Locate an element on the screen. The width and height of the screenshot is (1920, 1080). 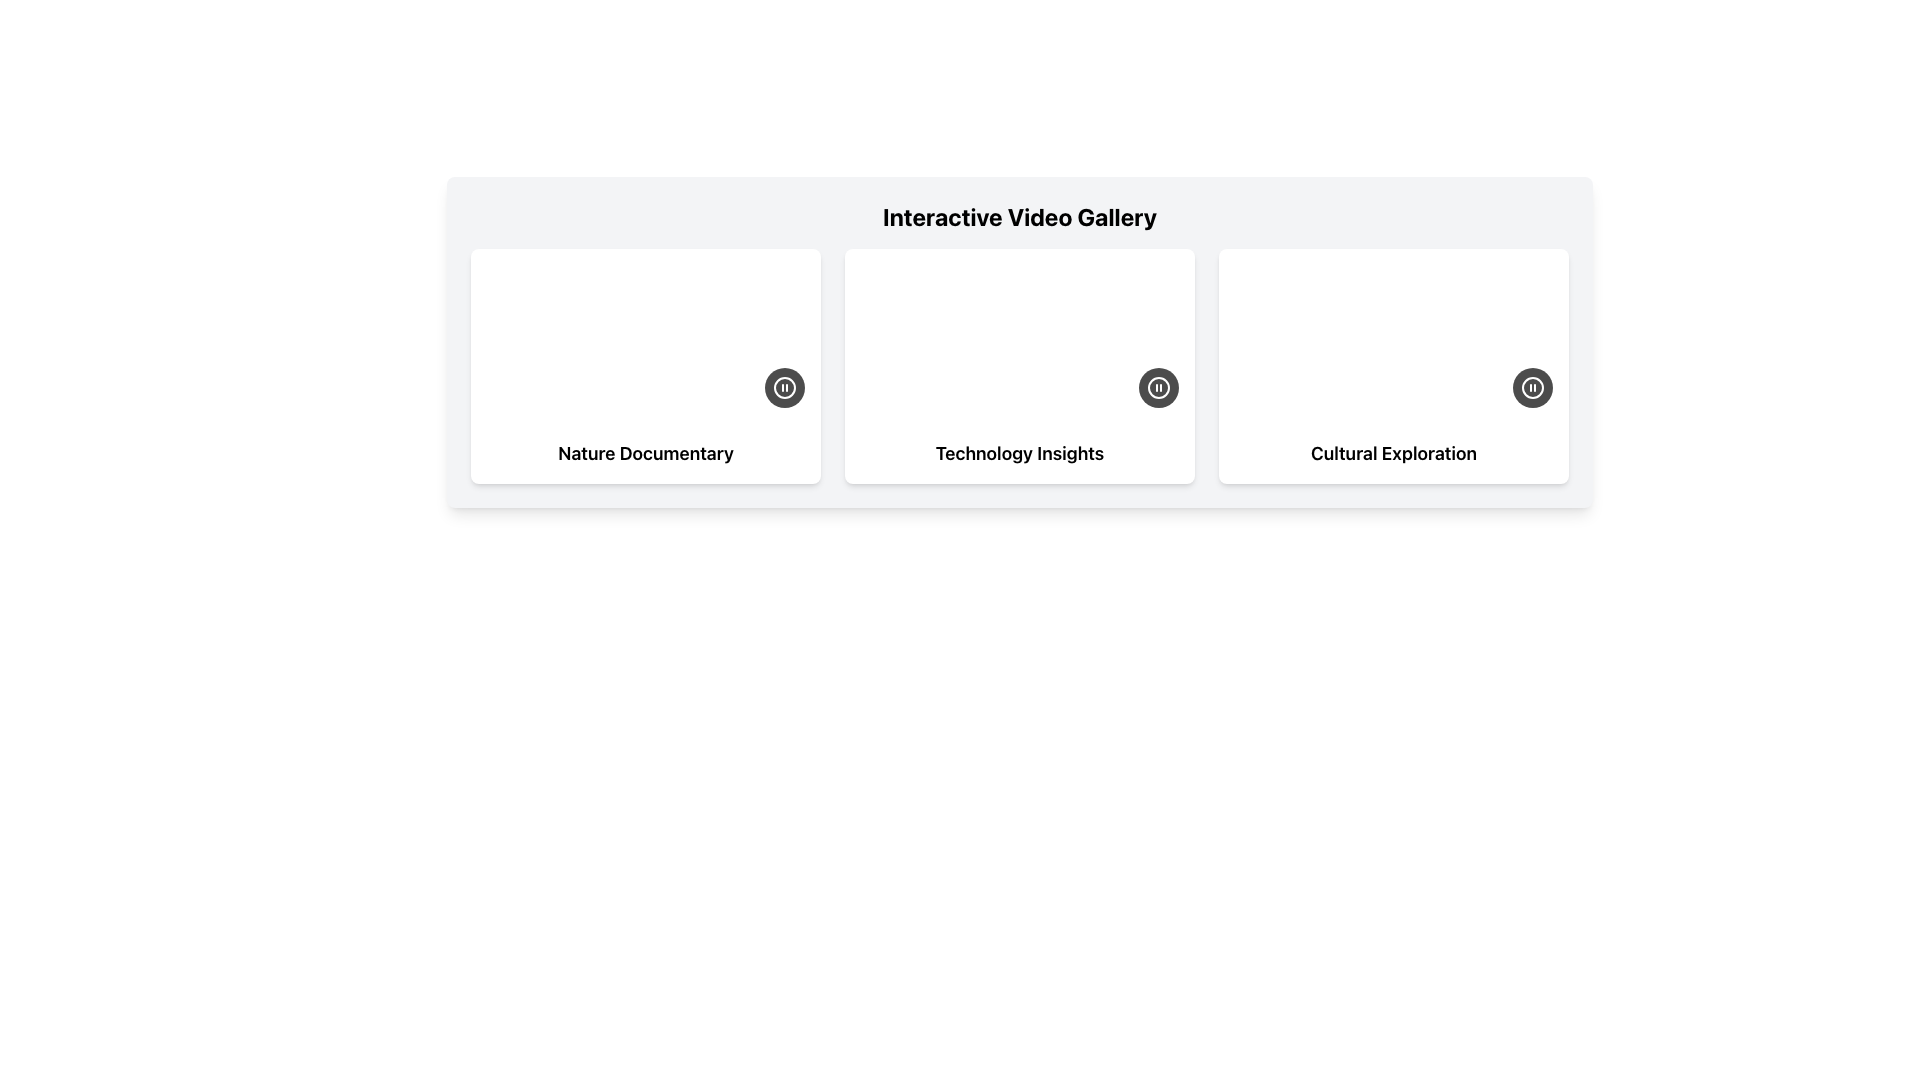
the pause button located at the bottom-right corner of the 'Cultural Exploration' video card is located at coordinates (1531, 388).